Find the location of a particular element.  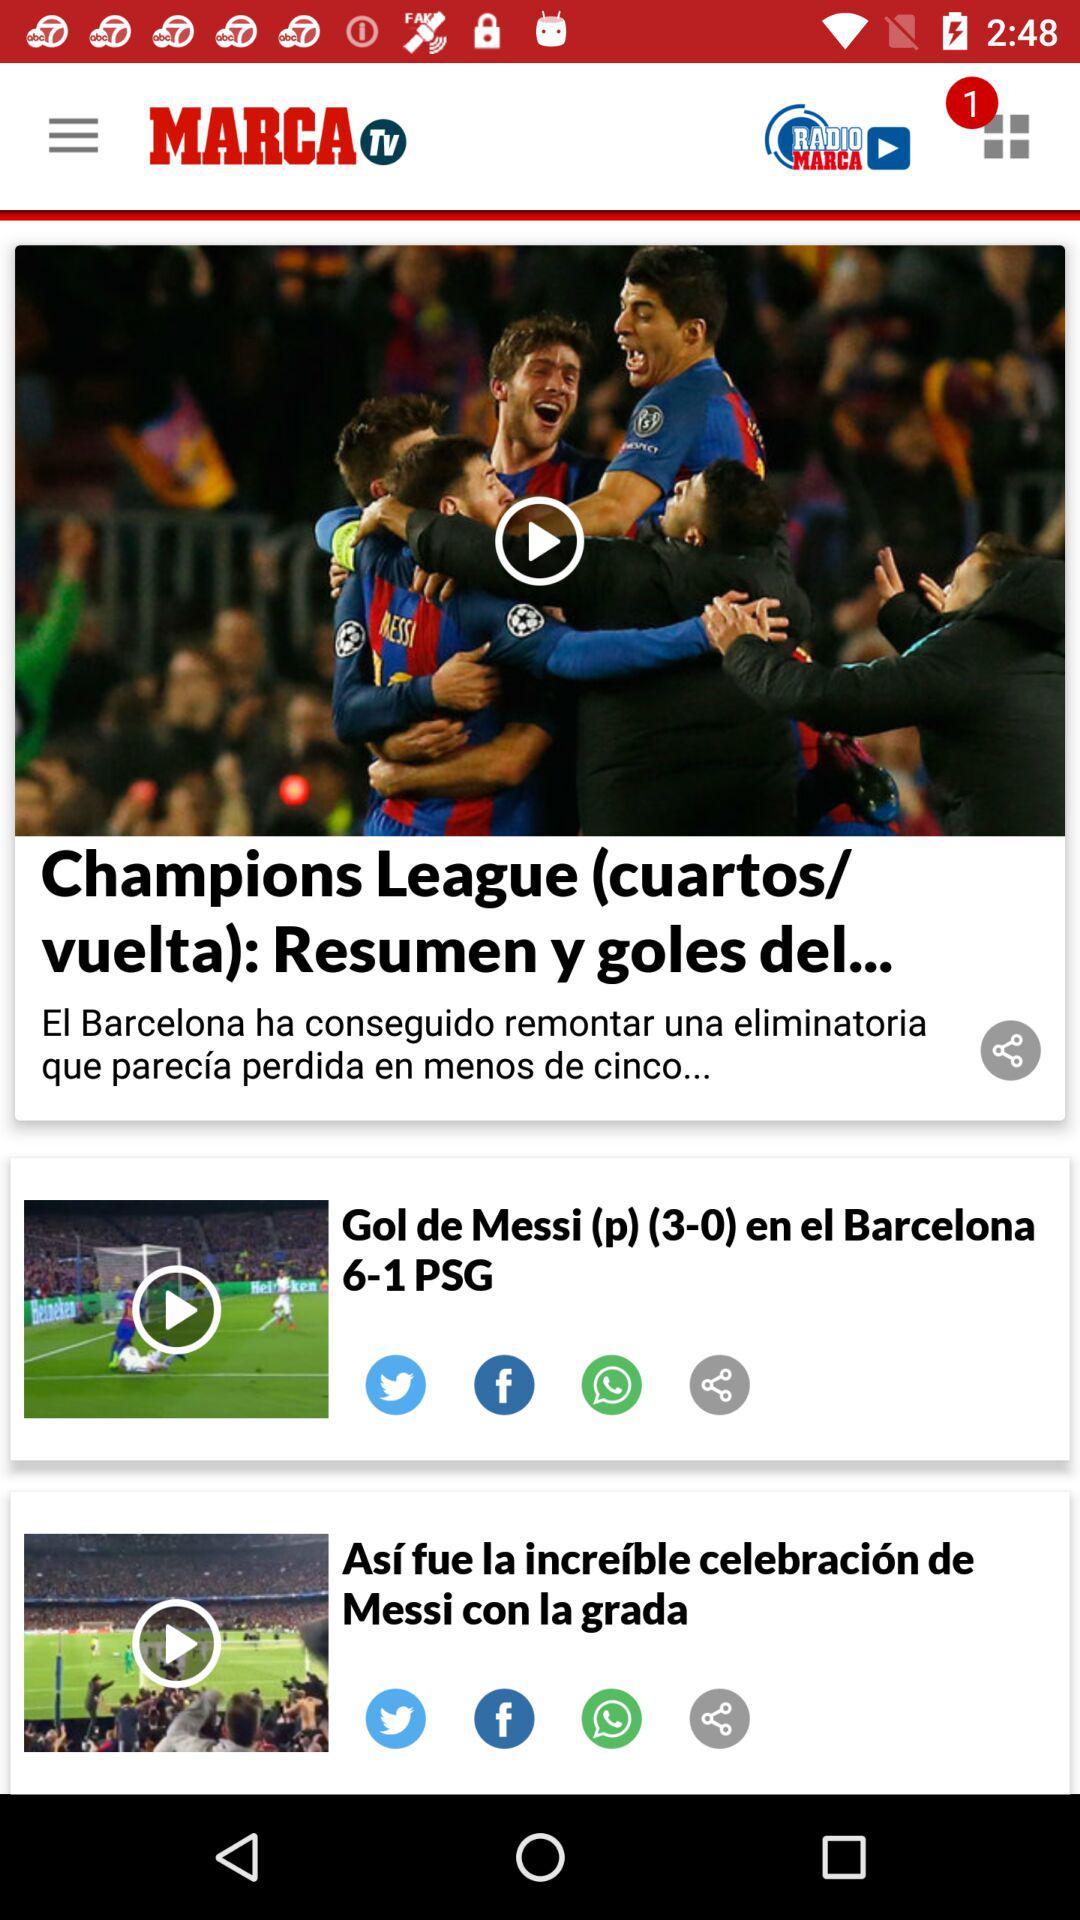

share on whatsapp is located at coordinates (611, 1717).